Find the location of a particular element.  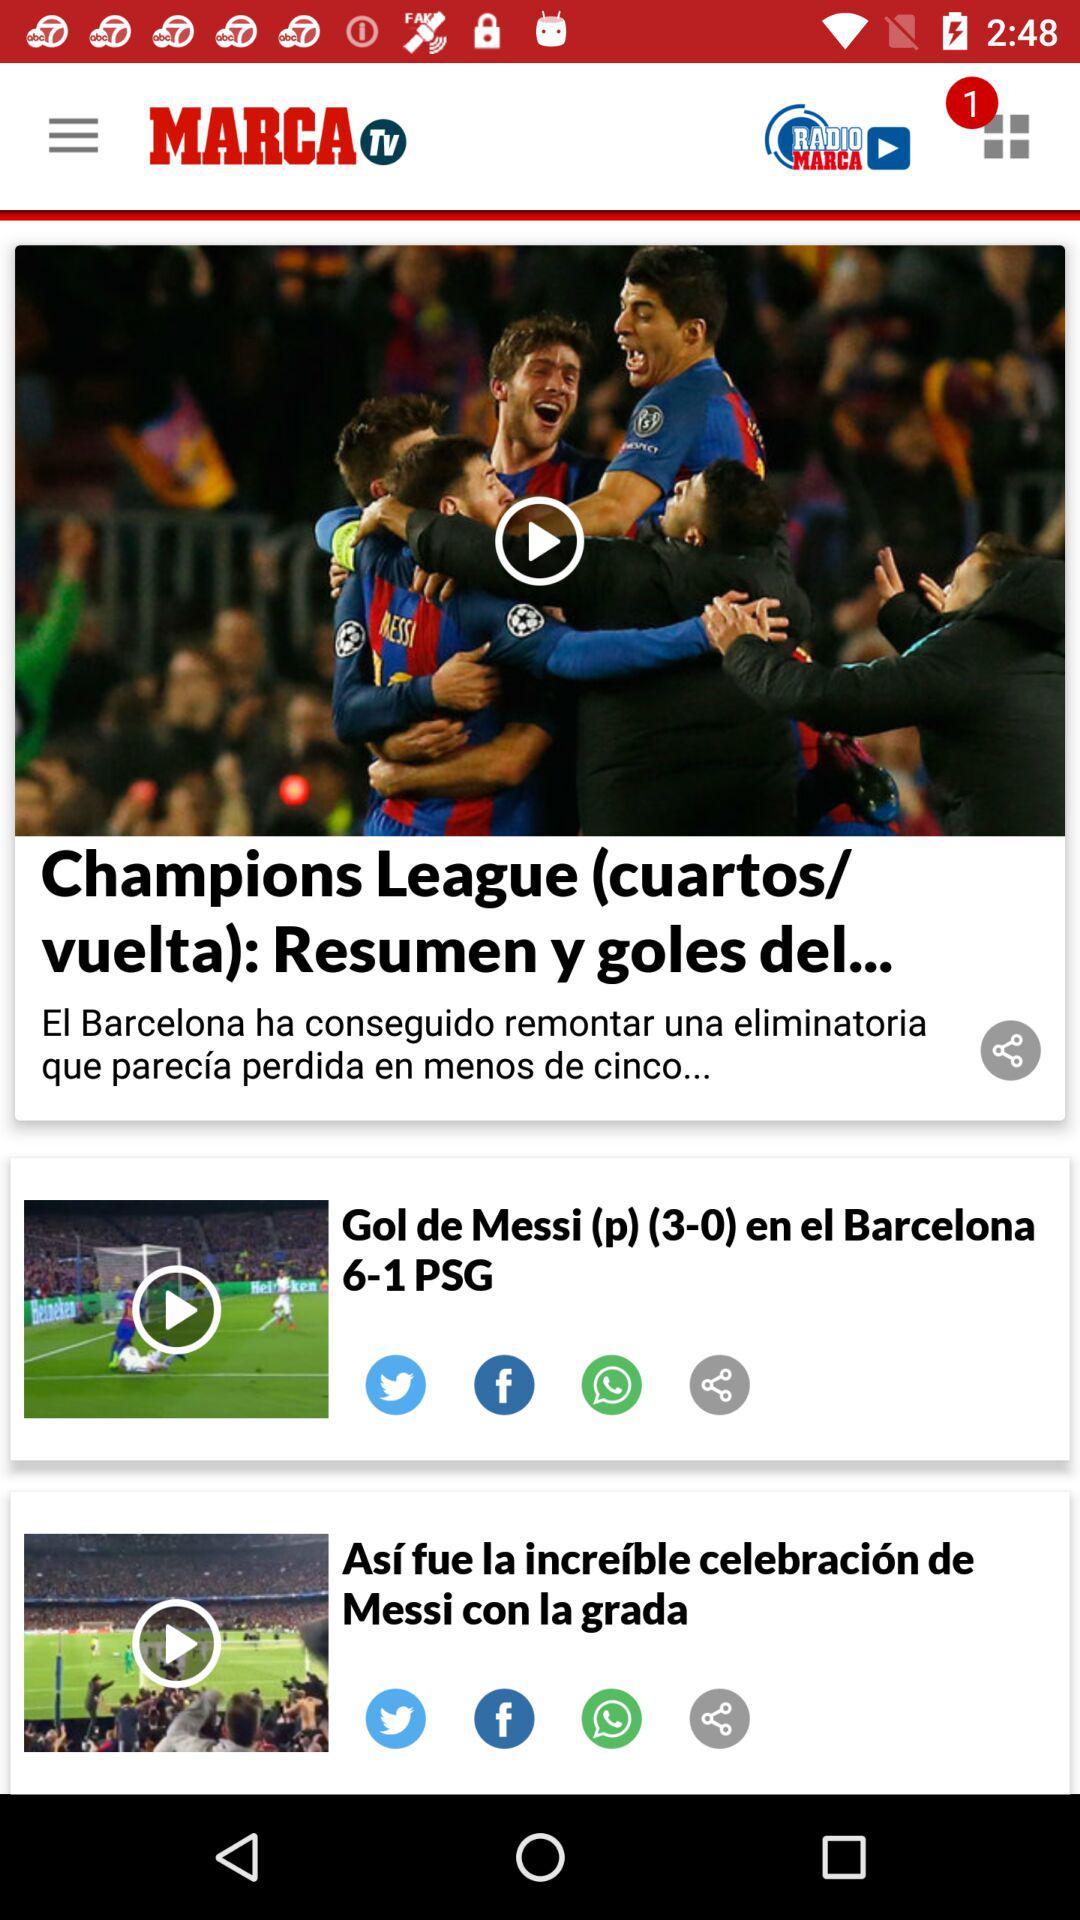

share on whatsapp is located at coordinates (611, 1717).